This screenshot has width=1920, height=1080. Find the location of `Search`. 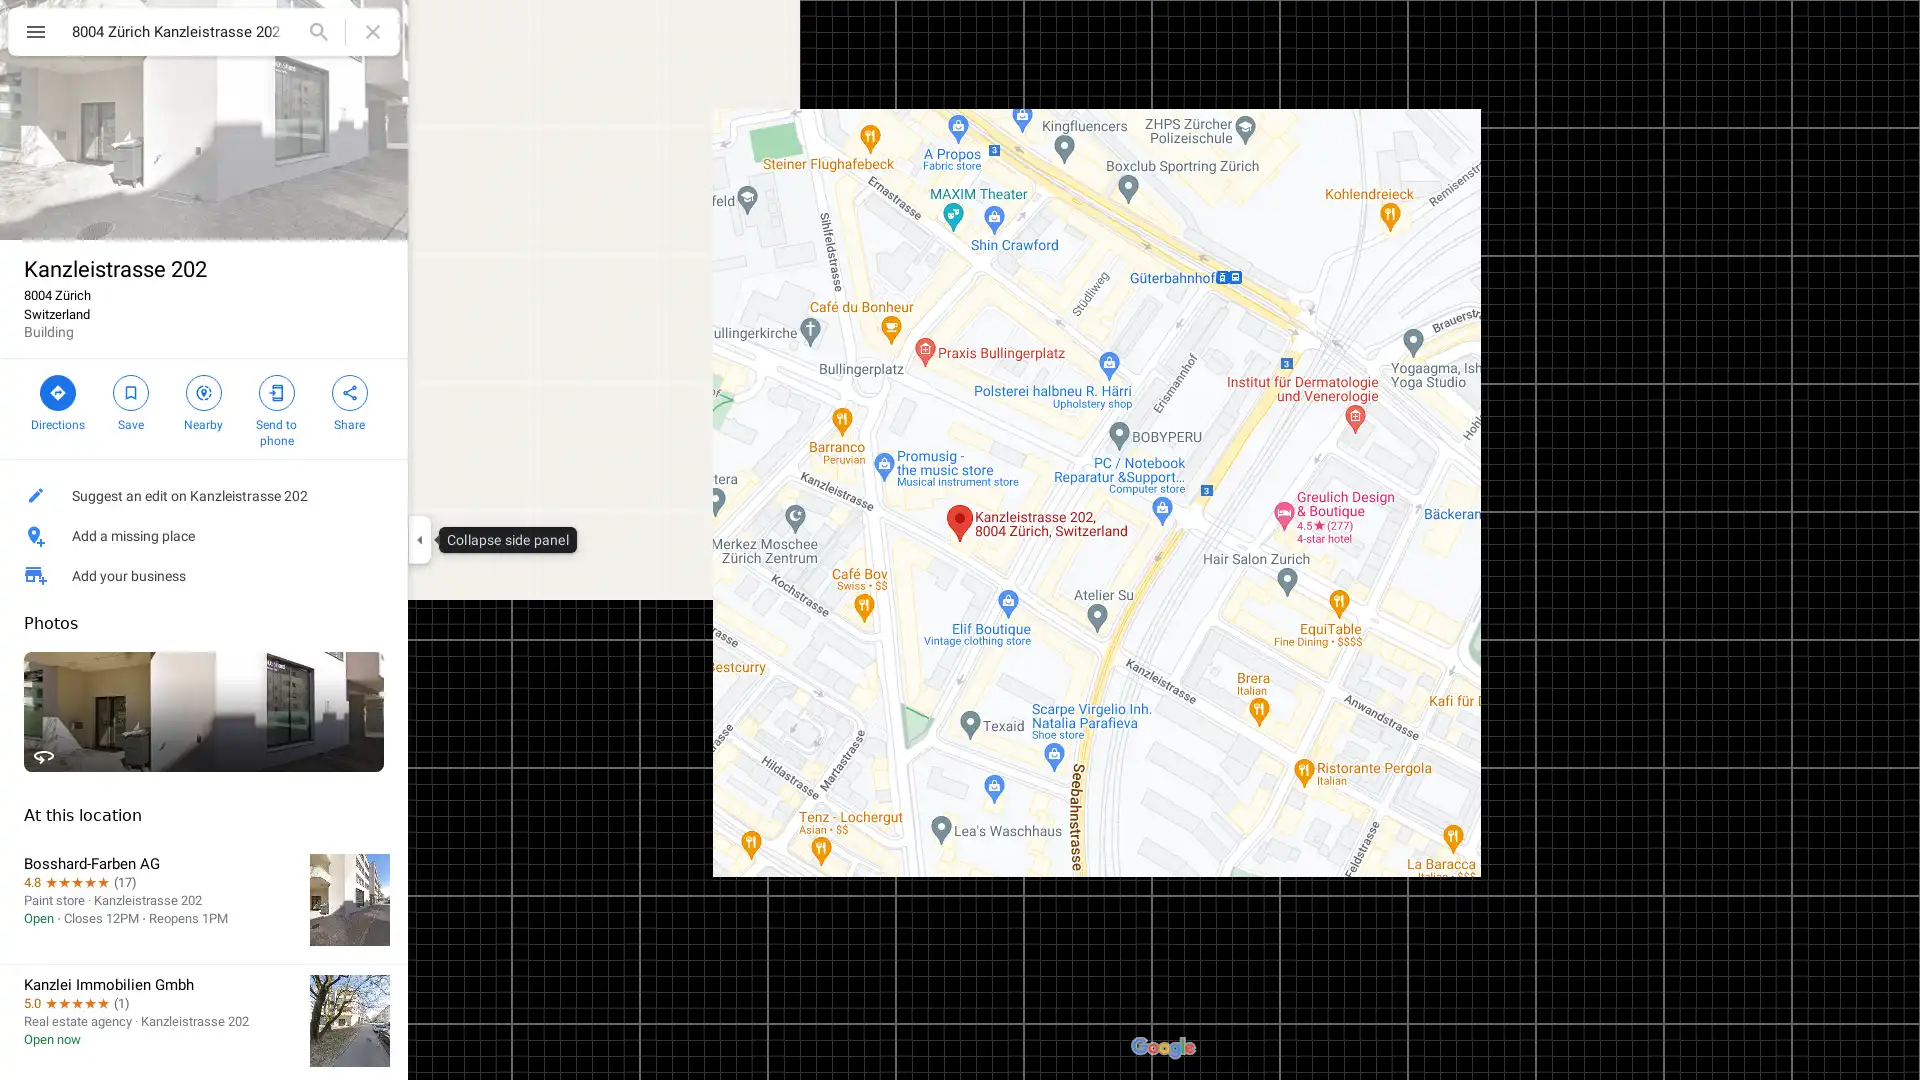

Search is located at coordinates (317, 31).